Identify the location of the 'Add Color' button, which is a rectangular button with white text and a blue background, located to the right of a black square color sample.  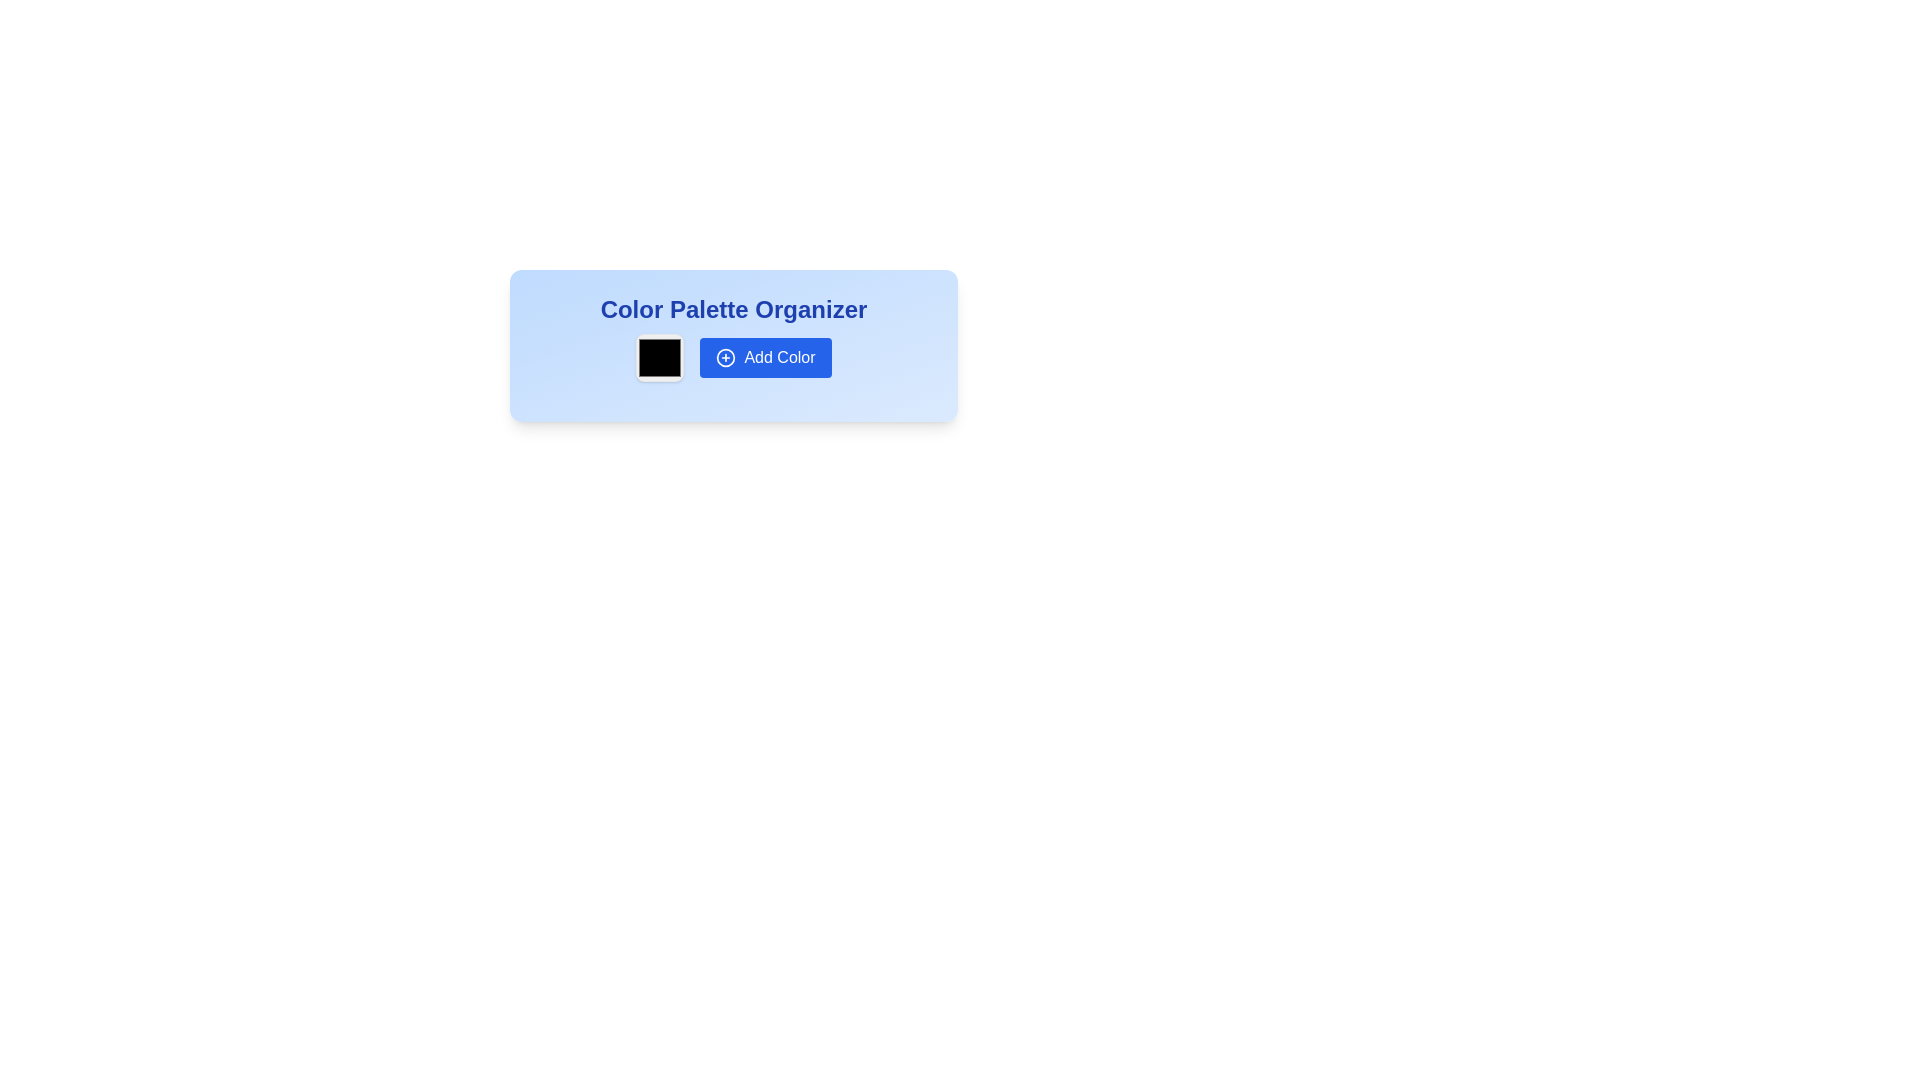
(765, 357).